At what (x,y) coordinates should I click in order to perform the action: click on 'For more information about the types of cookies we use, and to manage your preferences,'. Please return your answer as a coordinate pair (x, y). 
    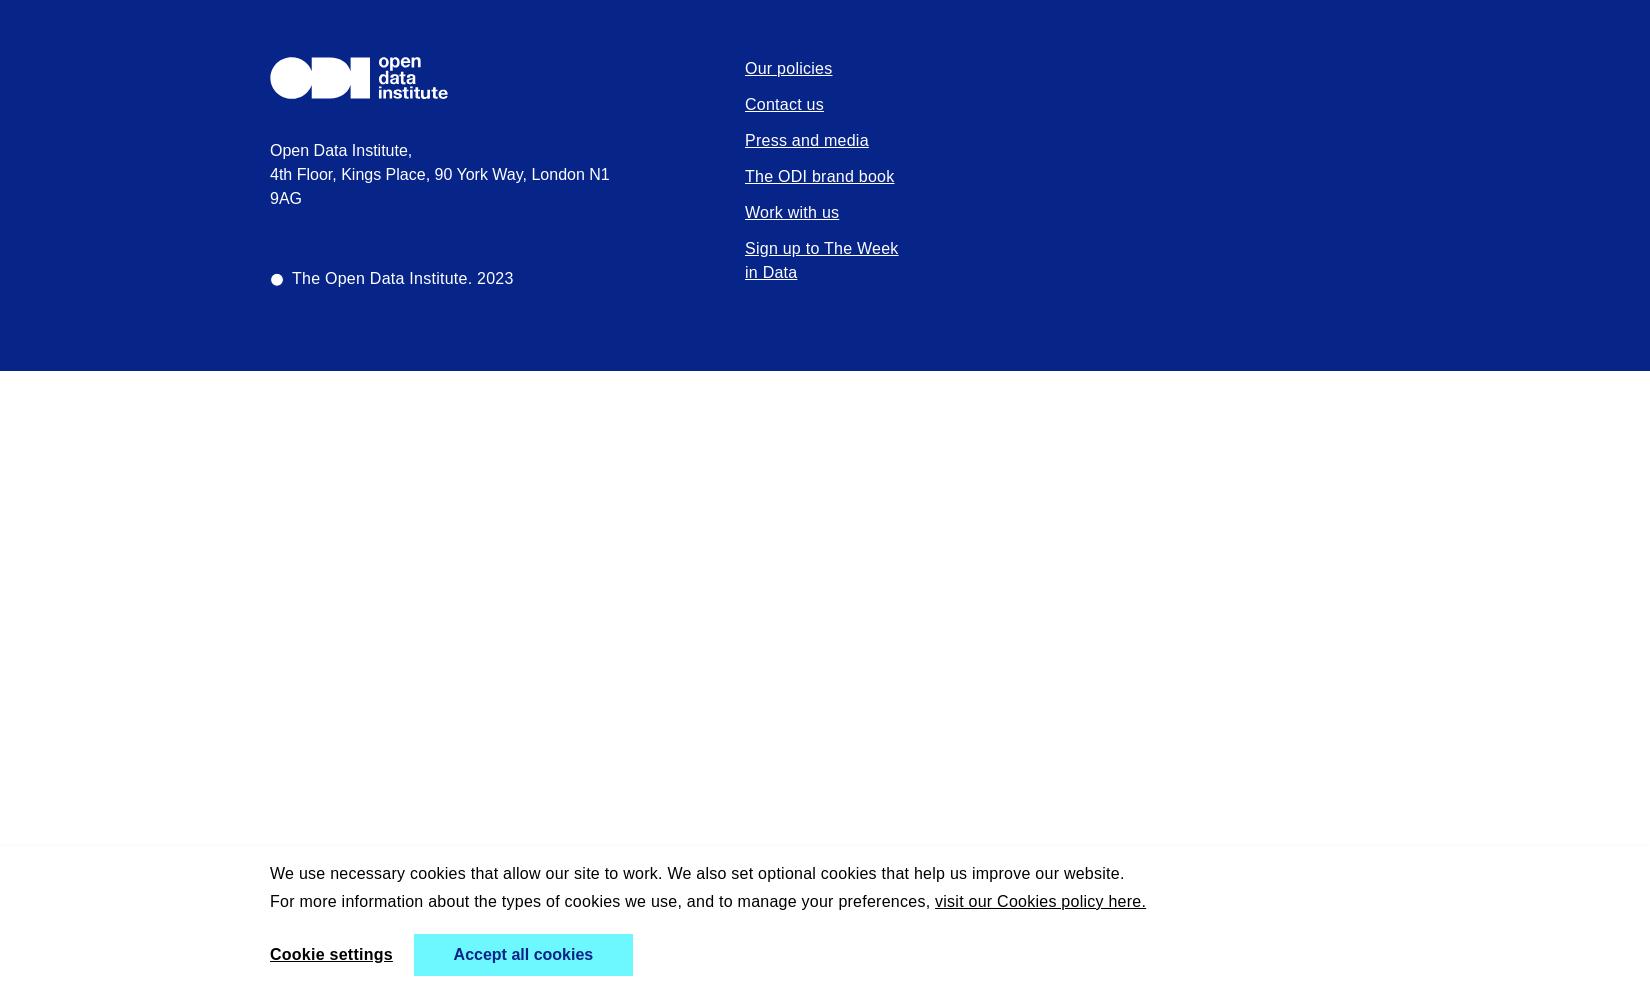
    Looking at the image, I should click on (601, 901).